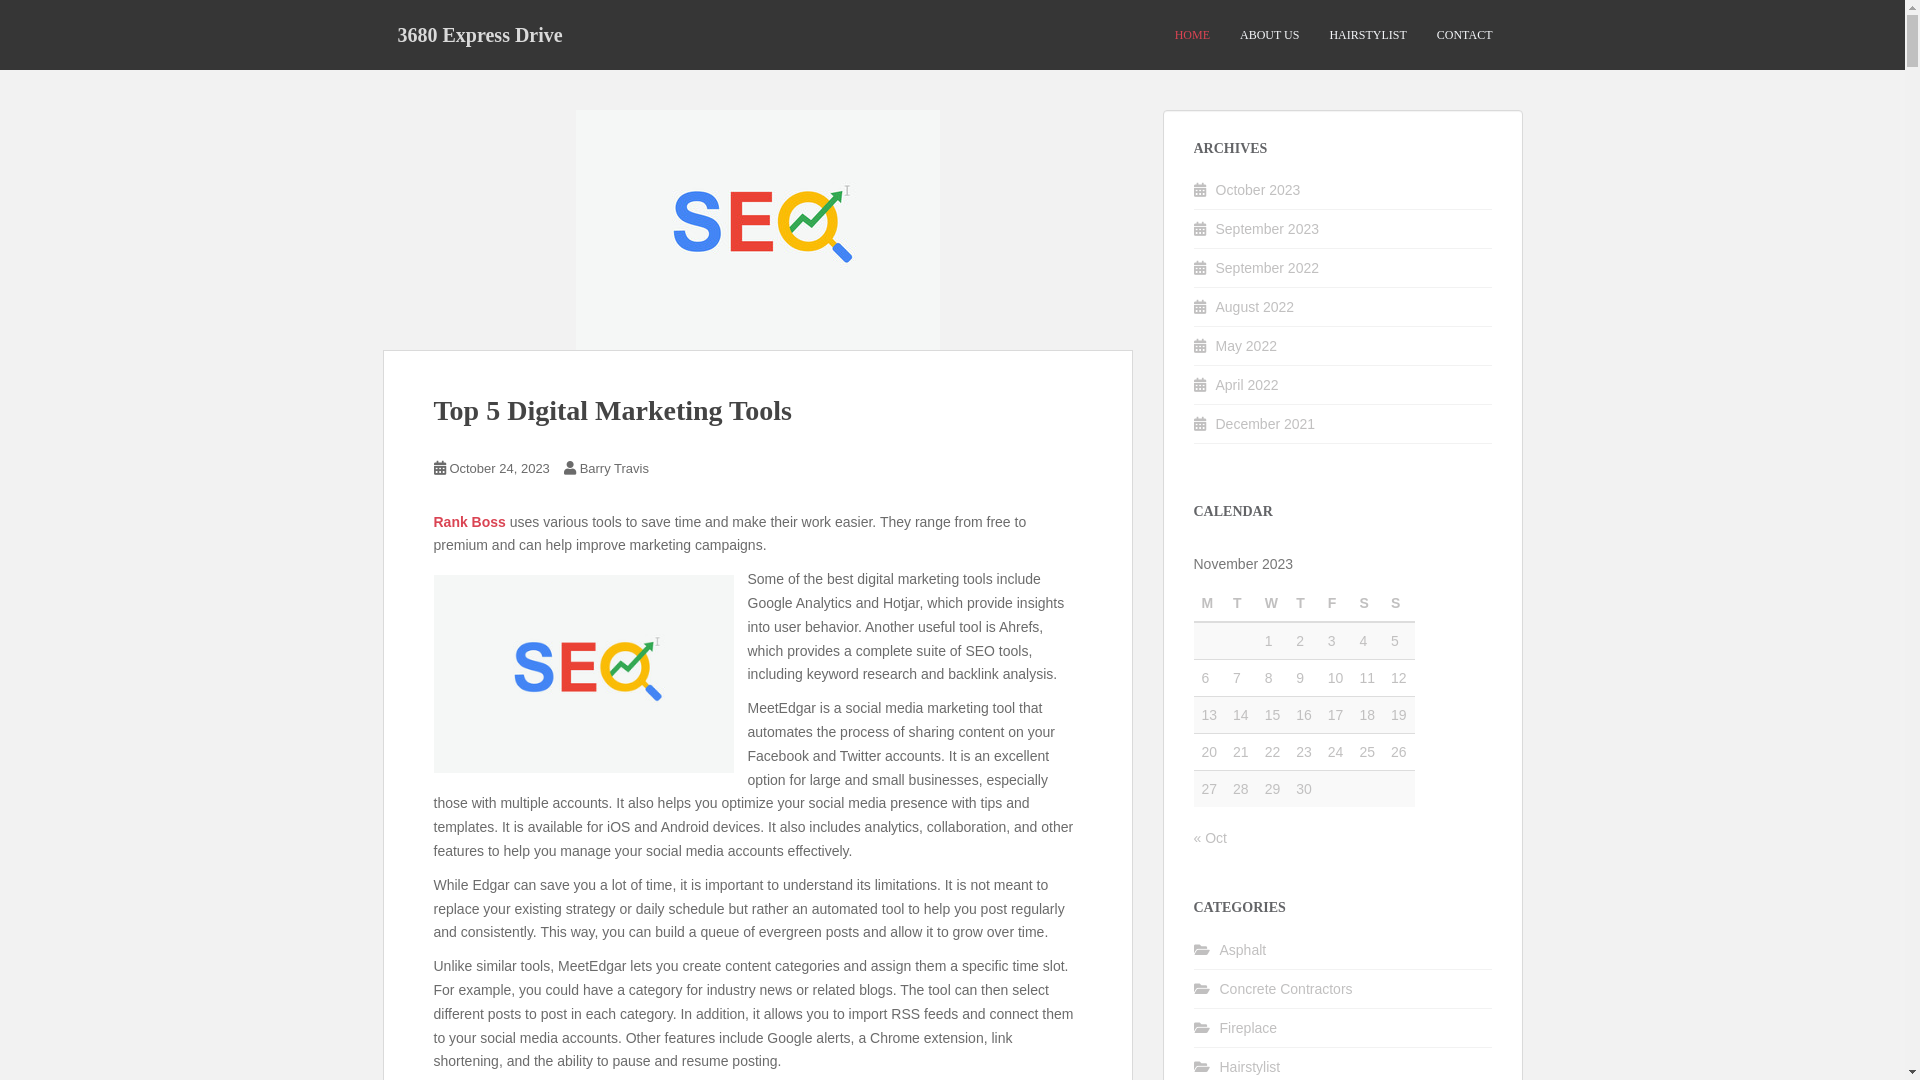  I want to click on 'May 2022', so click(1245, 345).